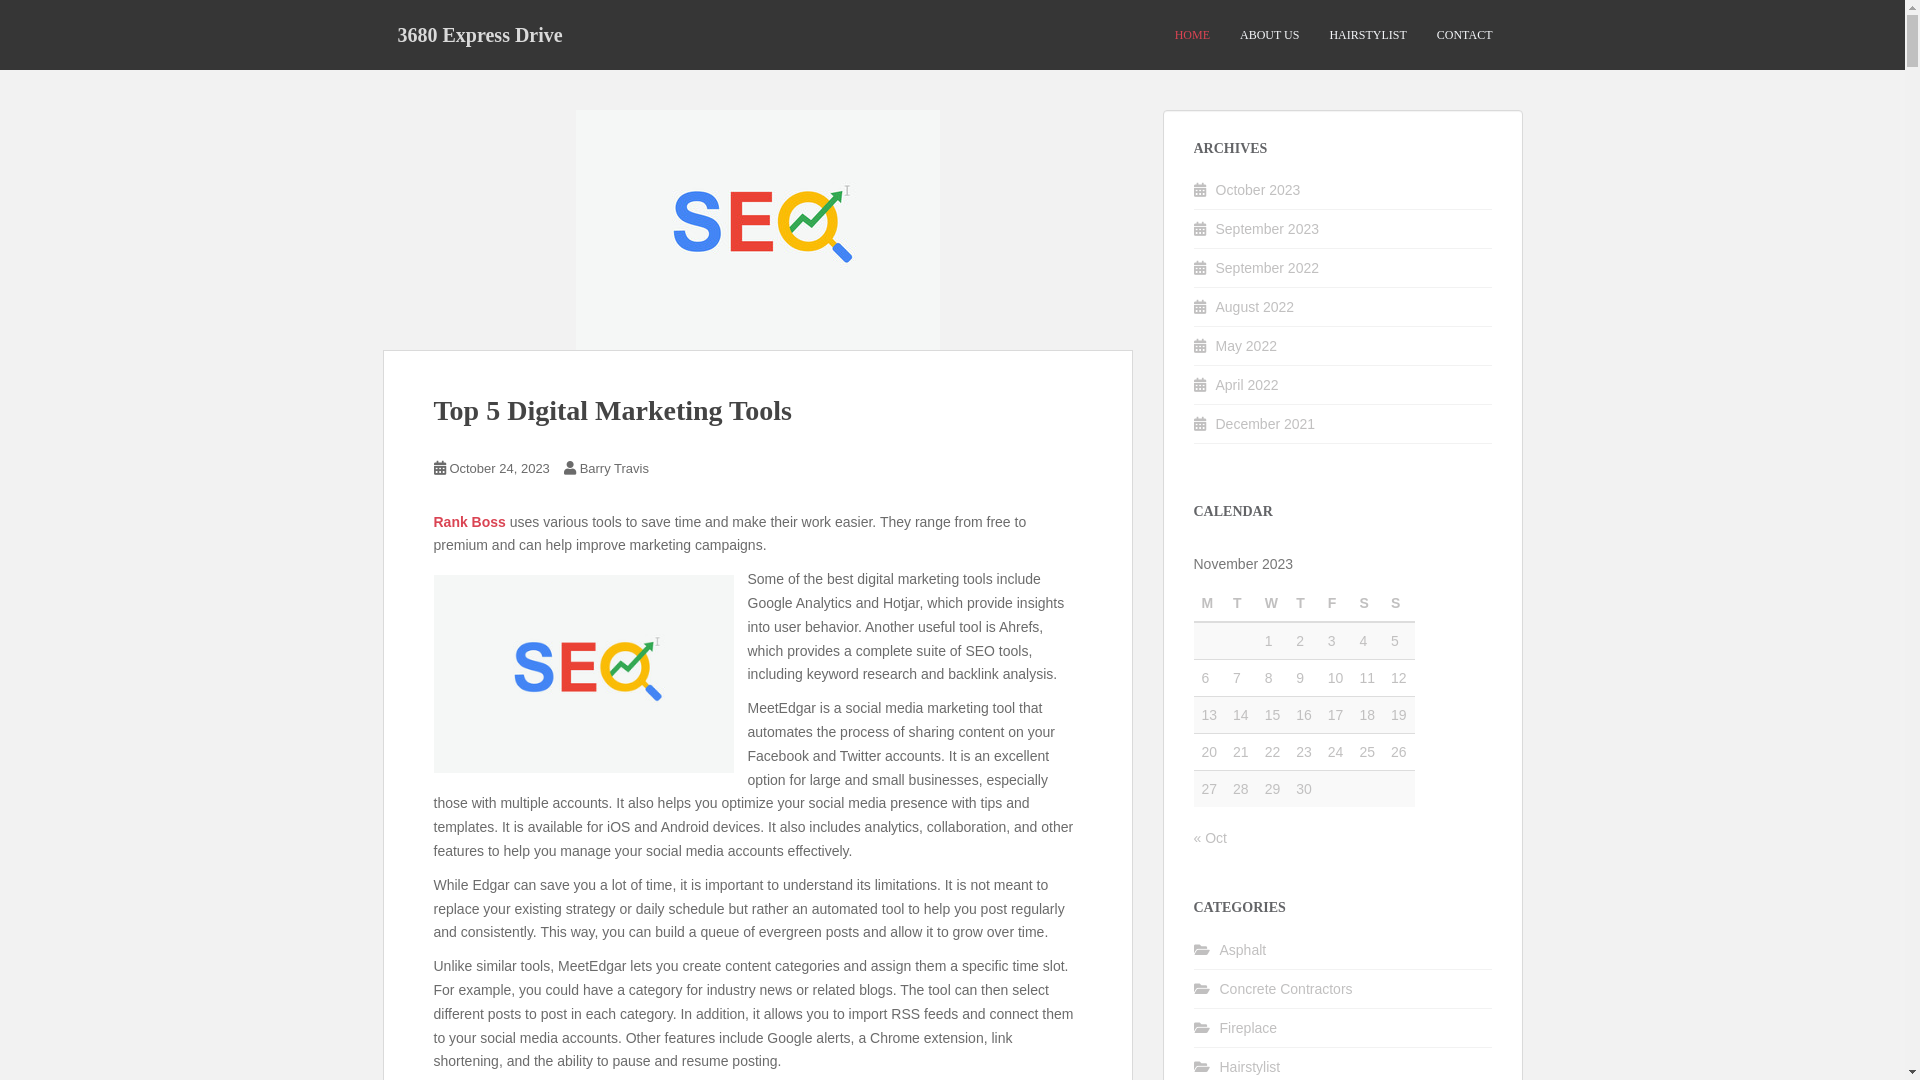  I want to click on 'May 2022', so click(1245, 345).